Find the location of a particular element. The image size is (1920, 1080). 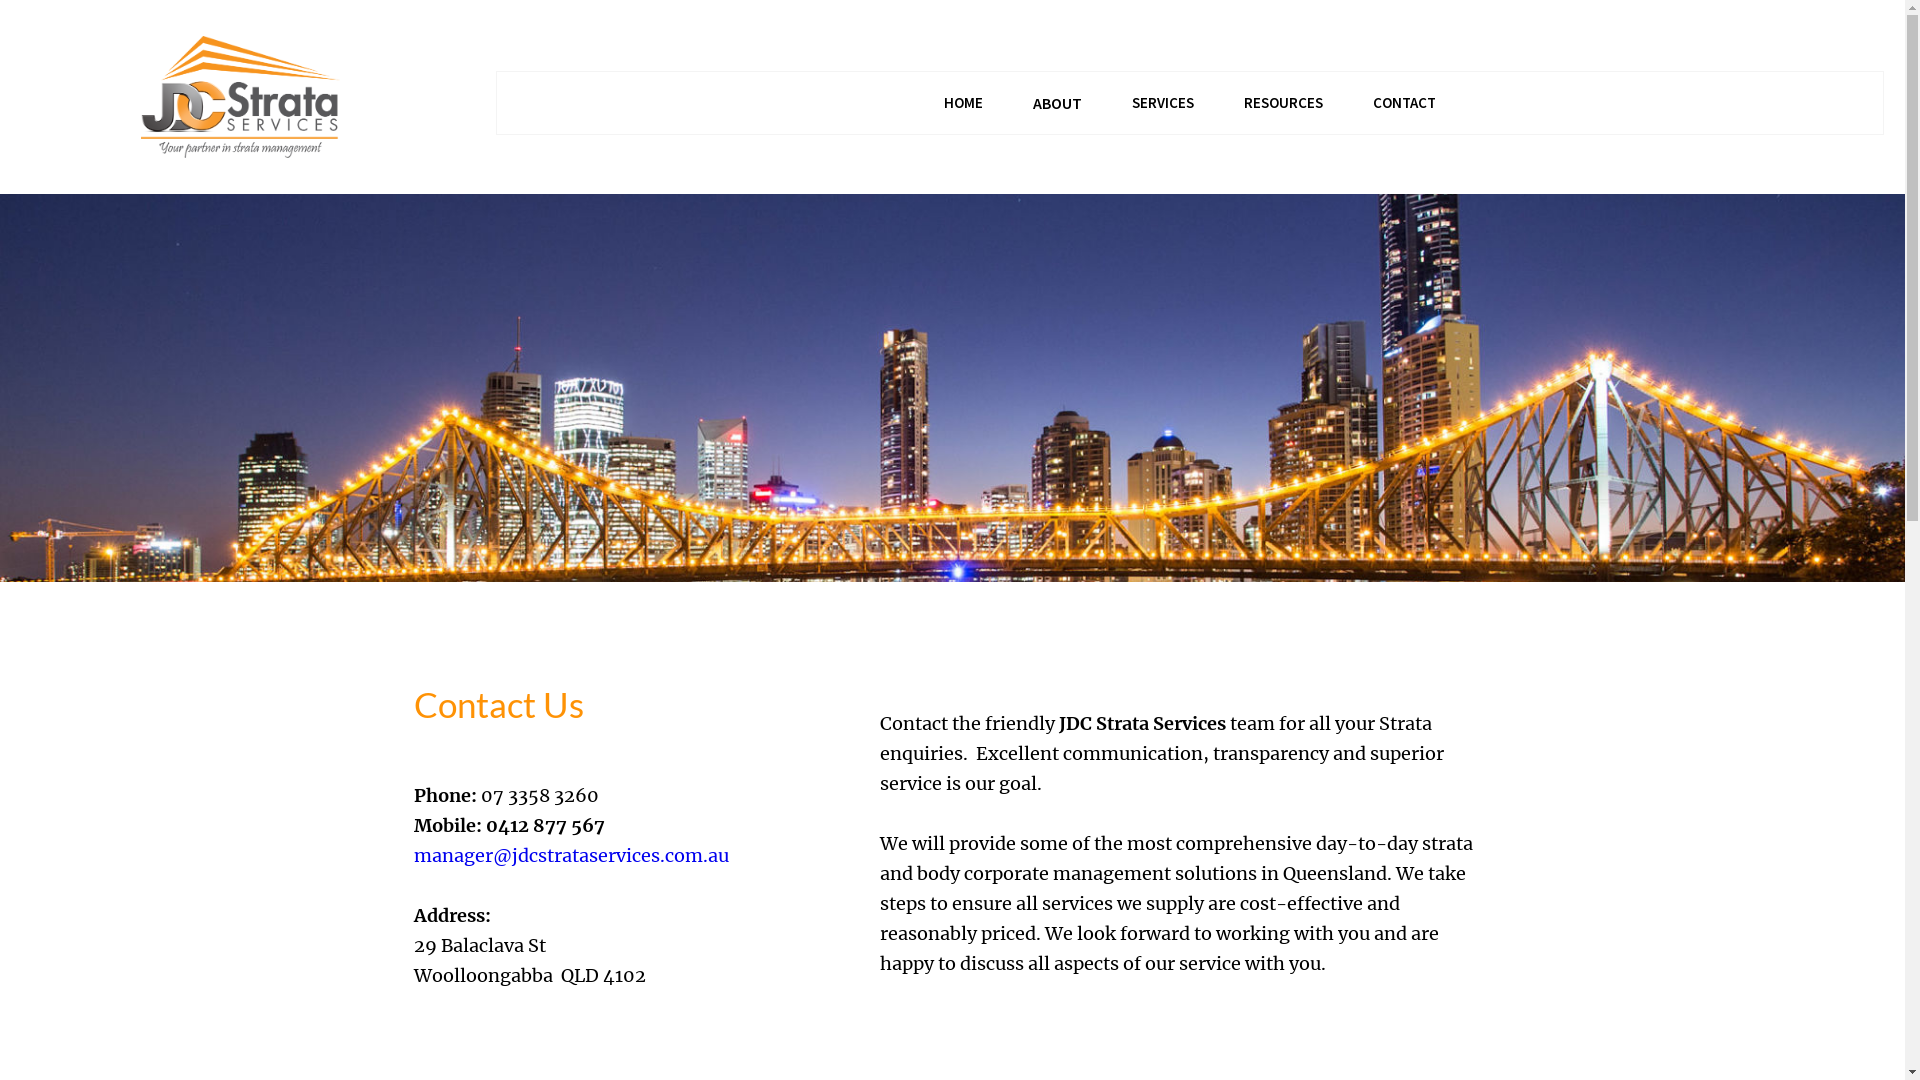

'HOME' is located at coordinates (963, 103).